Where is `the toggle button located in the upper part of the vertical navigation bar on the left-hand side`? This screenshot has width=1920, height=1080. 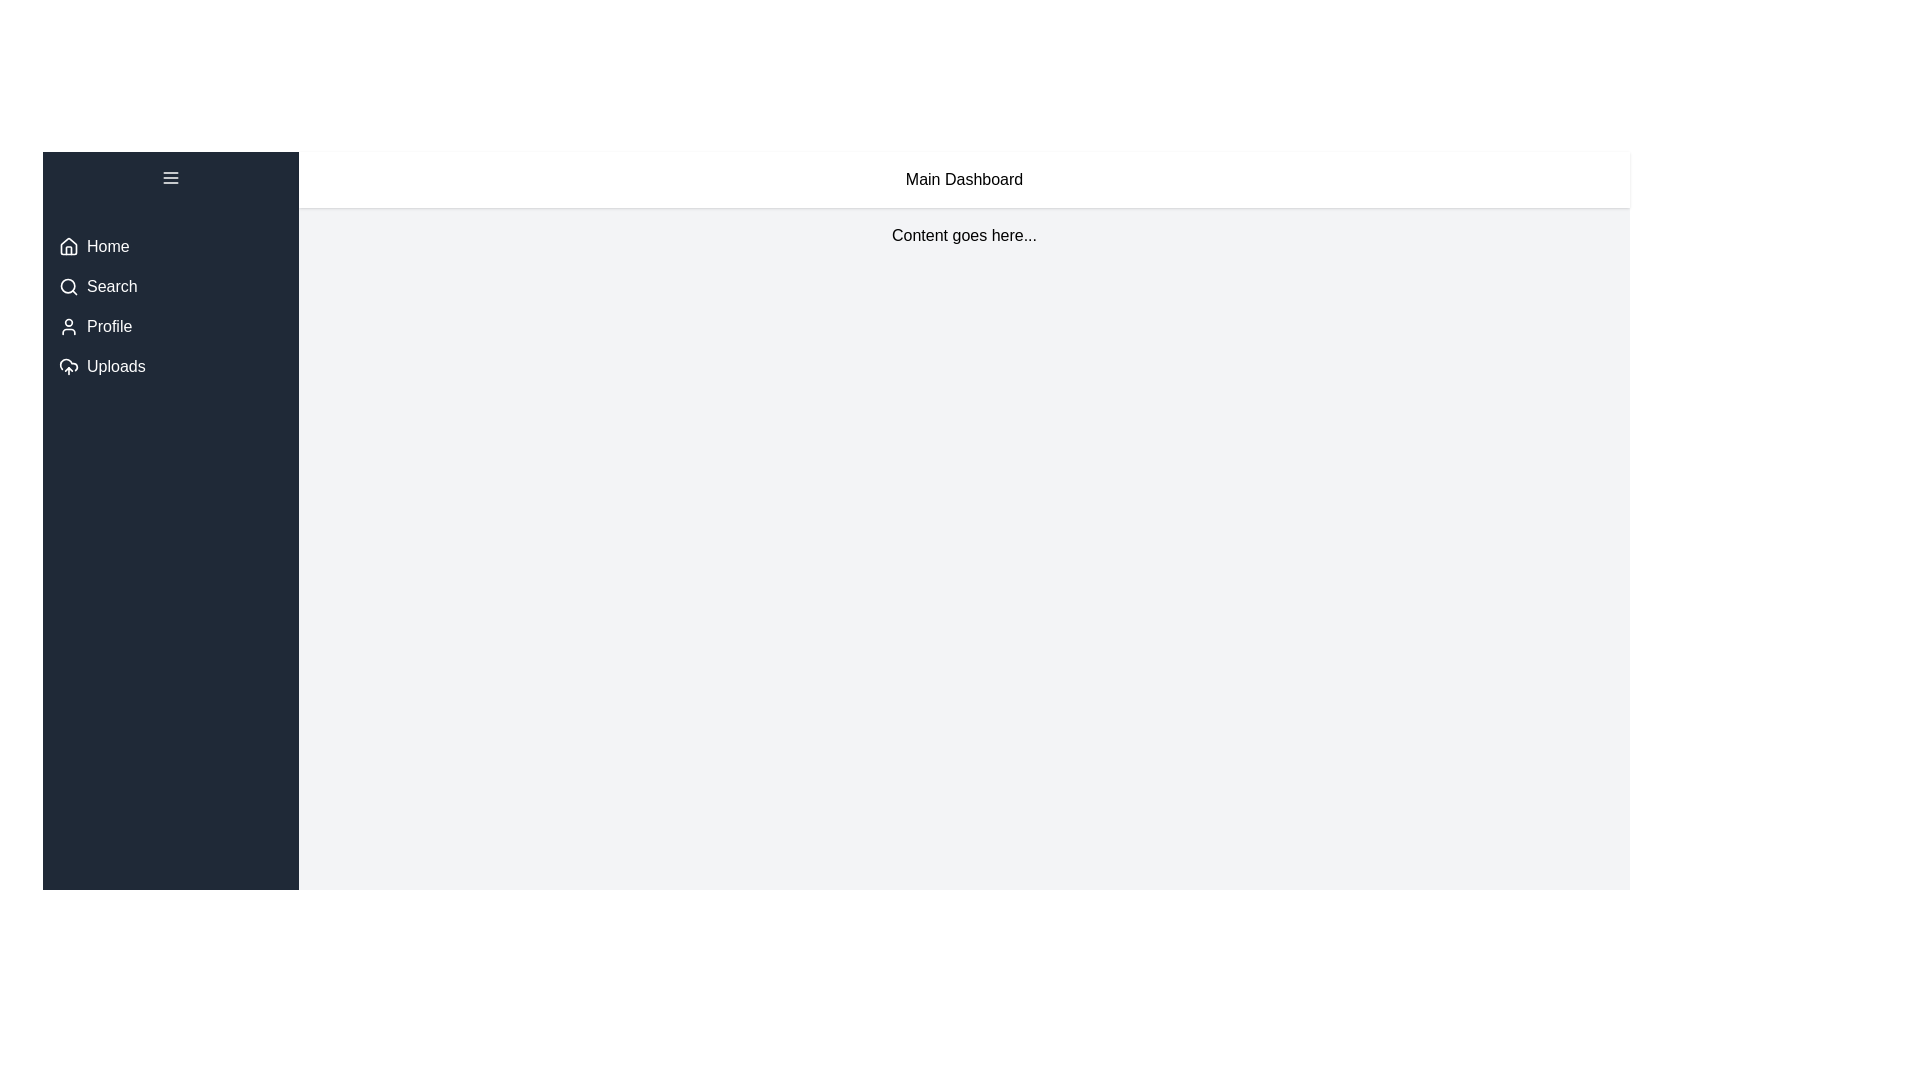 the toggle button located in the upper part of the vertical navigation bar on the left-hand side is located at coordinates (171, 176).